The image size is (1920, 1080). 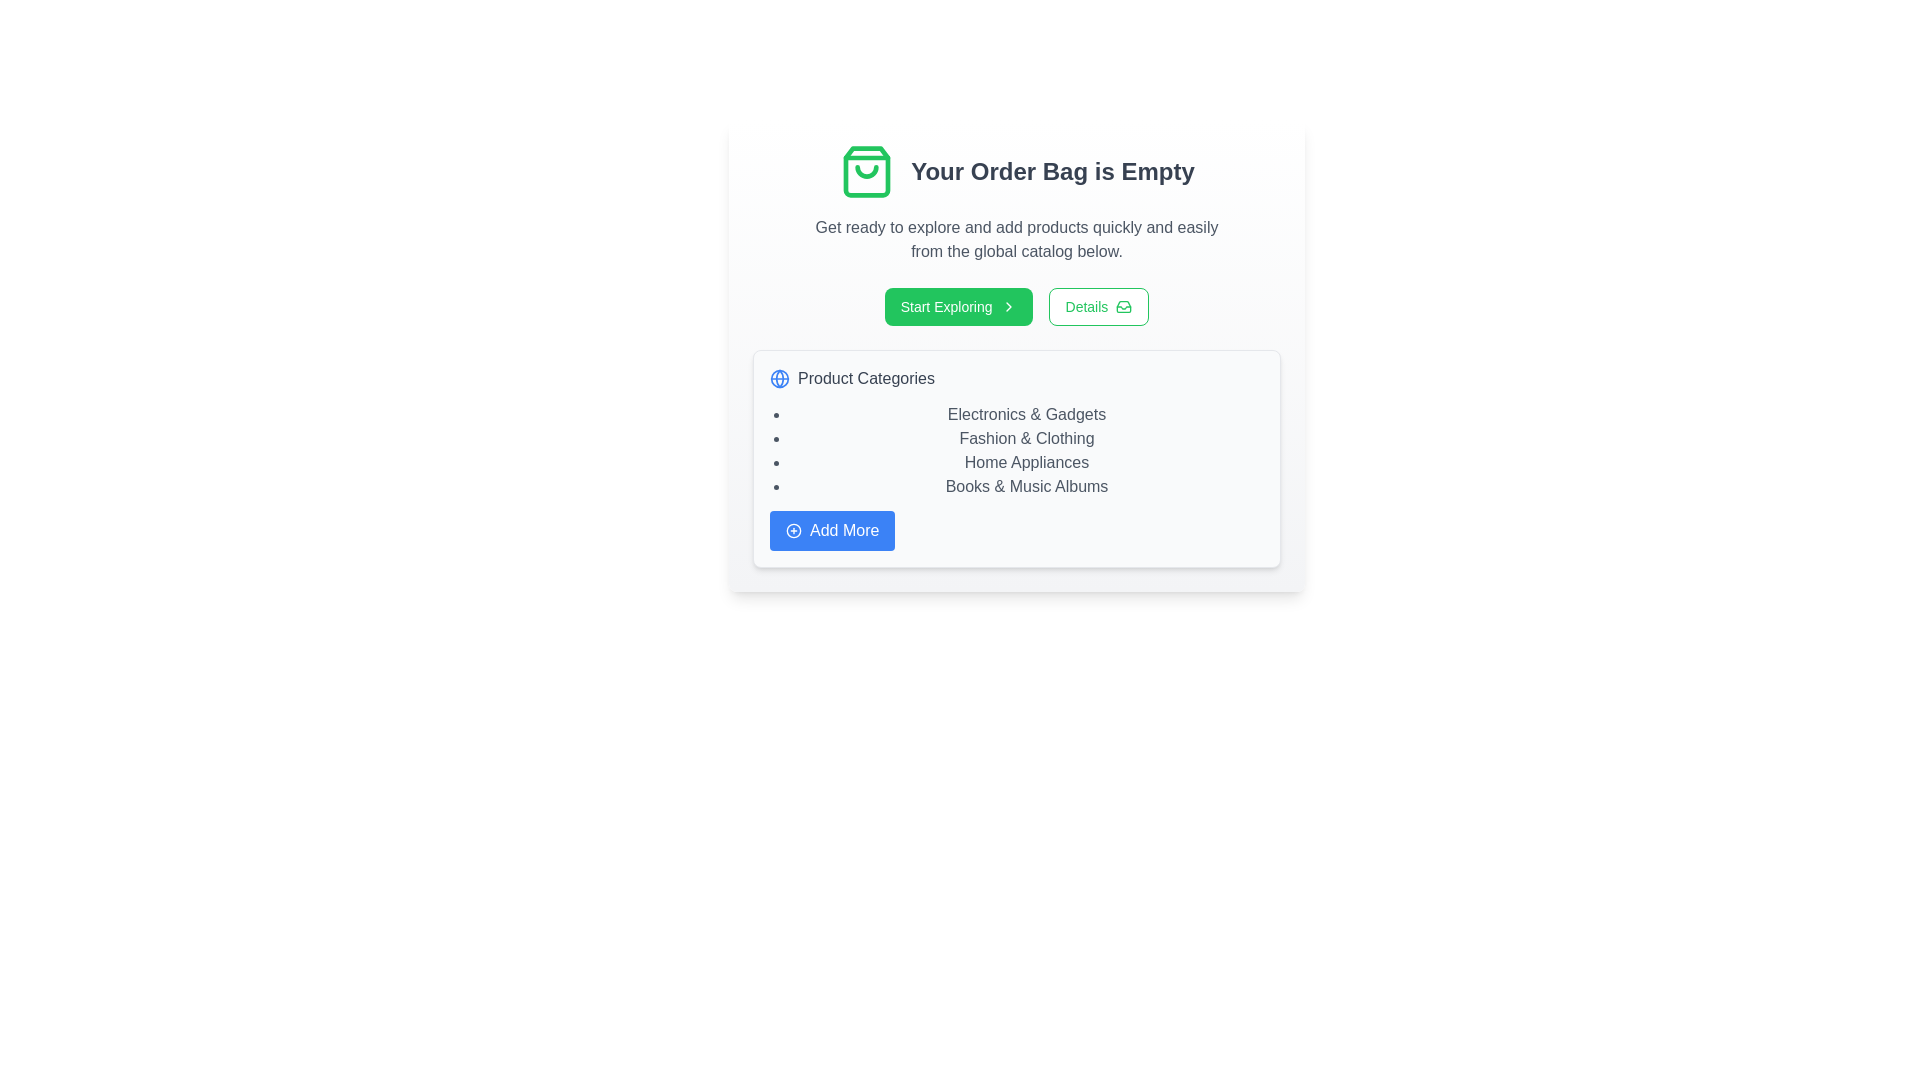 I want to click on centered paragraph of gray text that reads 'Get ready to explore and add products quickly and easily from the global catalog below.' located beneath the heading 'Your Order Bag is Empty.', so click(x=1017, y=238).